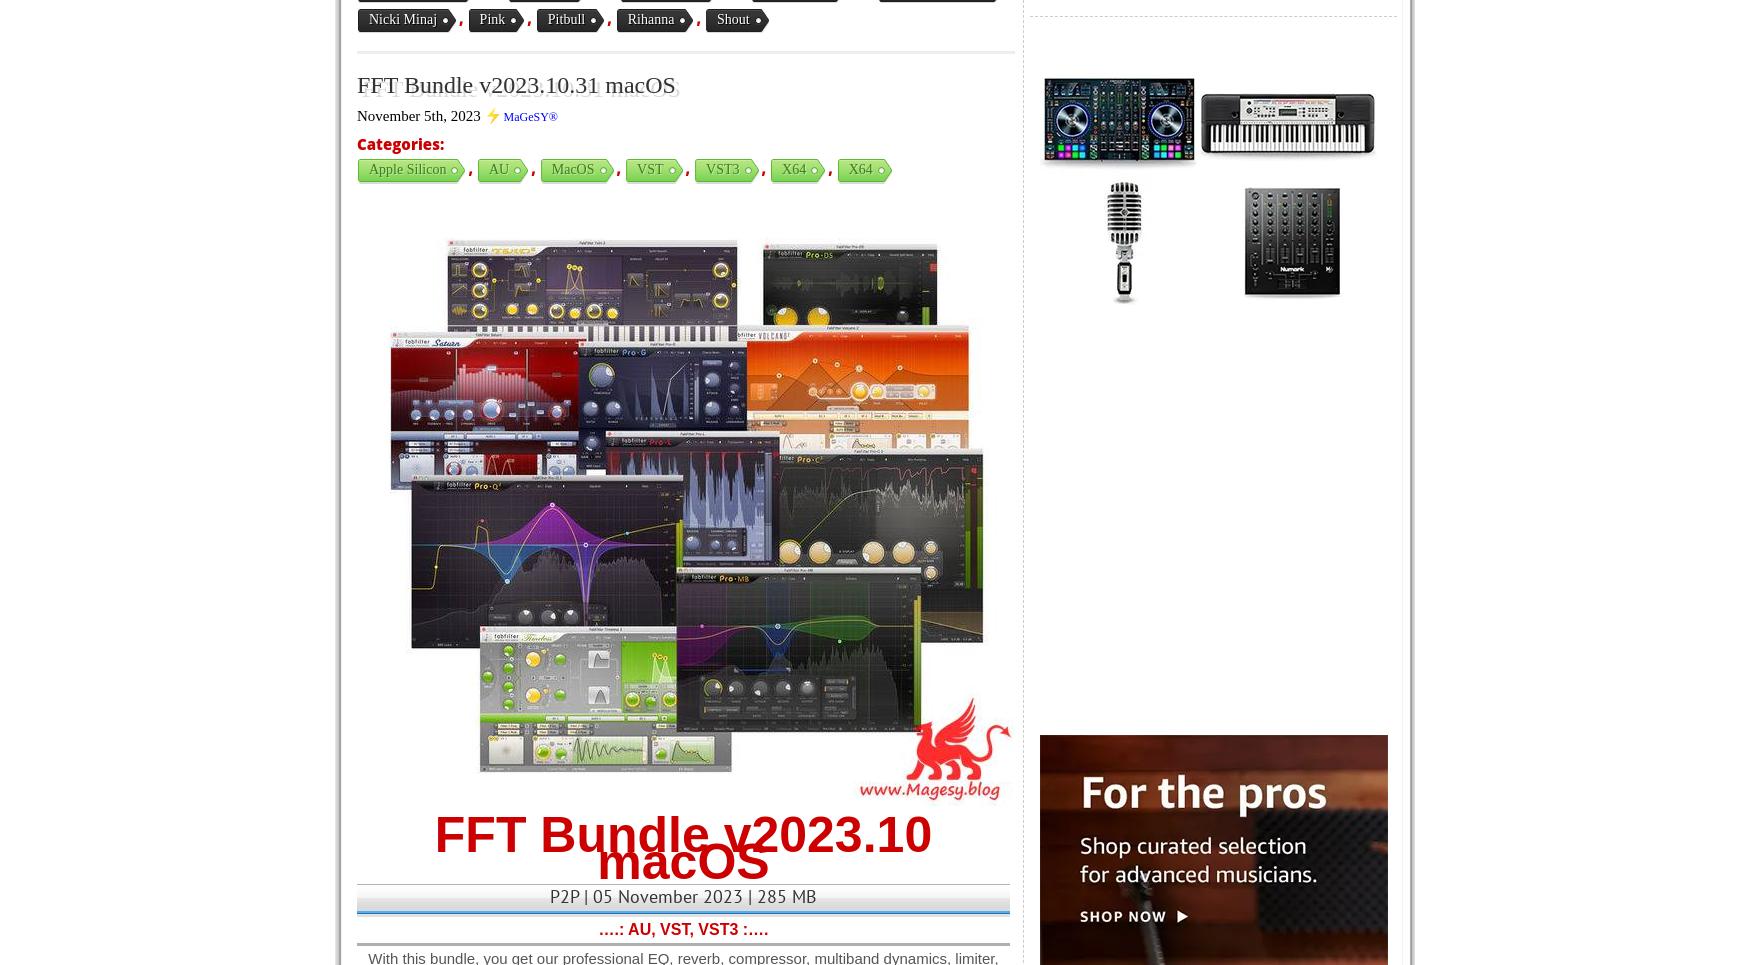  Describe the element at coordinates (572, 168) in the screenshot. I see `'macOS'` at that location.